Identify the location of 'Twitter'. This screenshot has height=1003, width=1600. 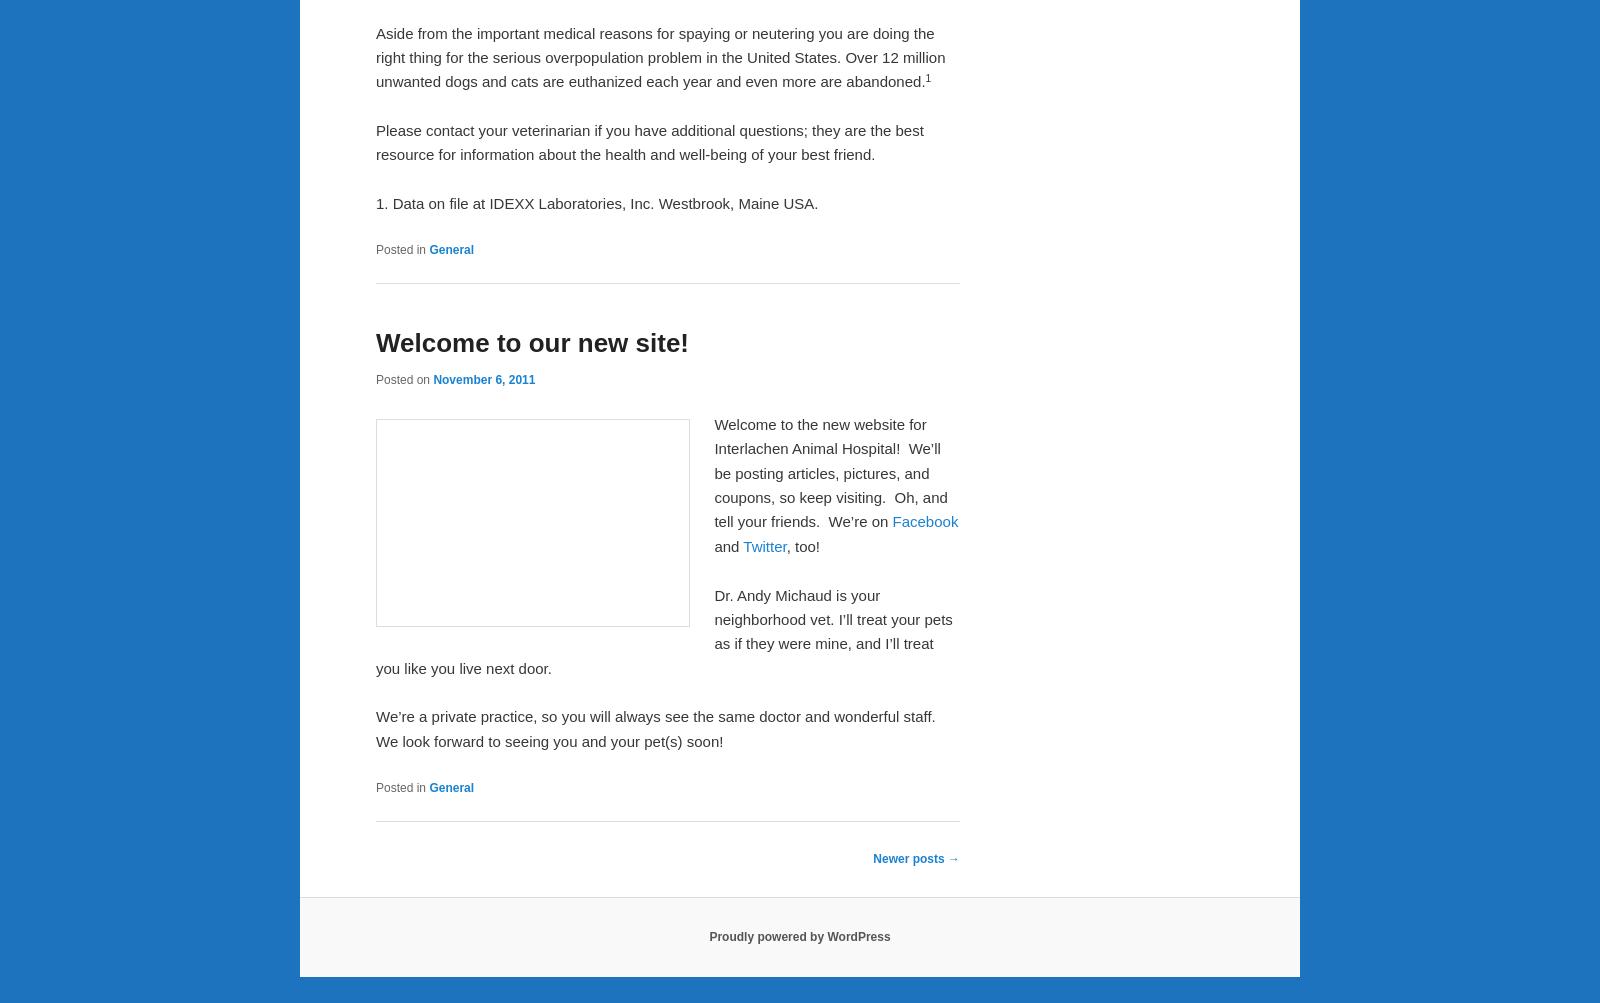
(743, 544).